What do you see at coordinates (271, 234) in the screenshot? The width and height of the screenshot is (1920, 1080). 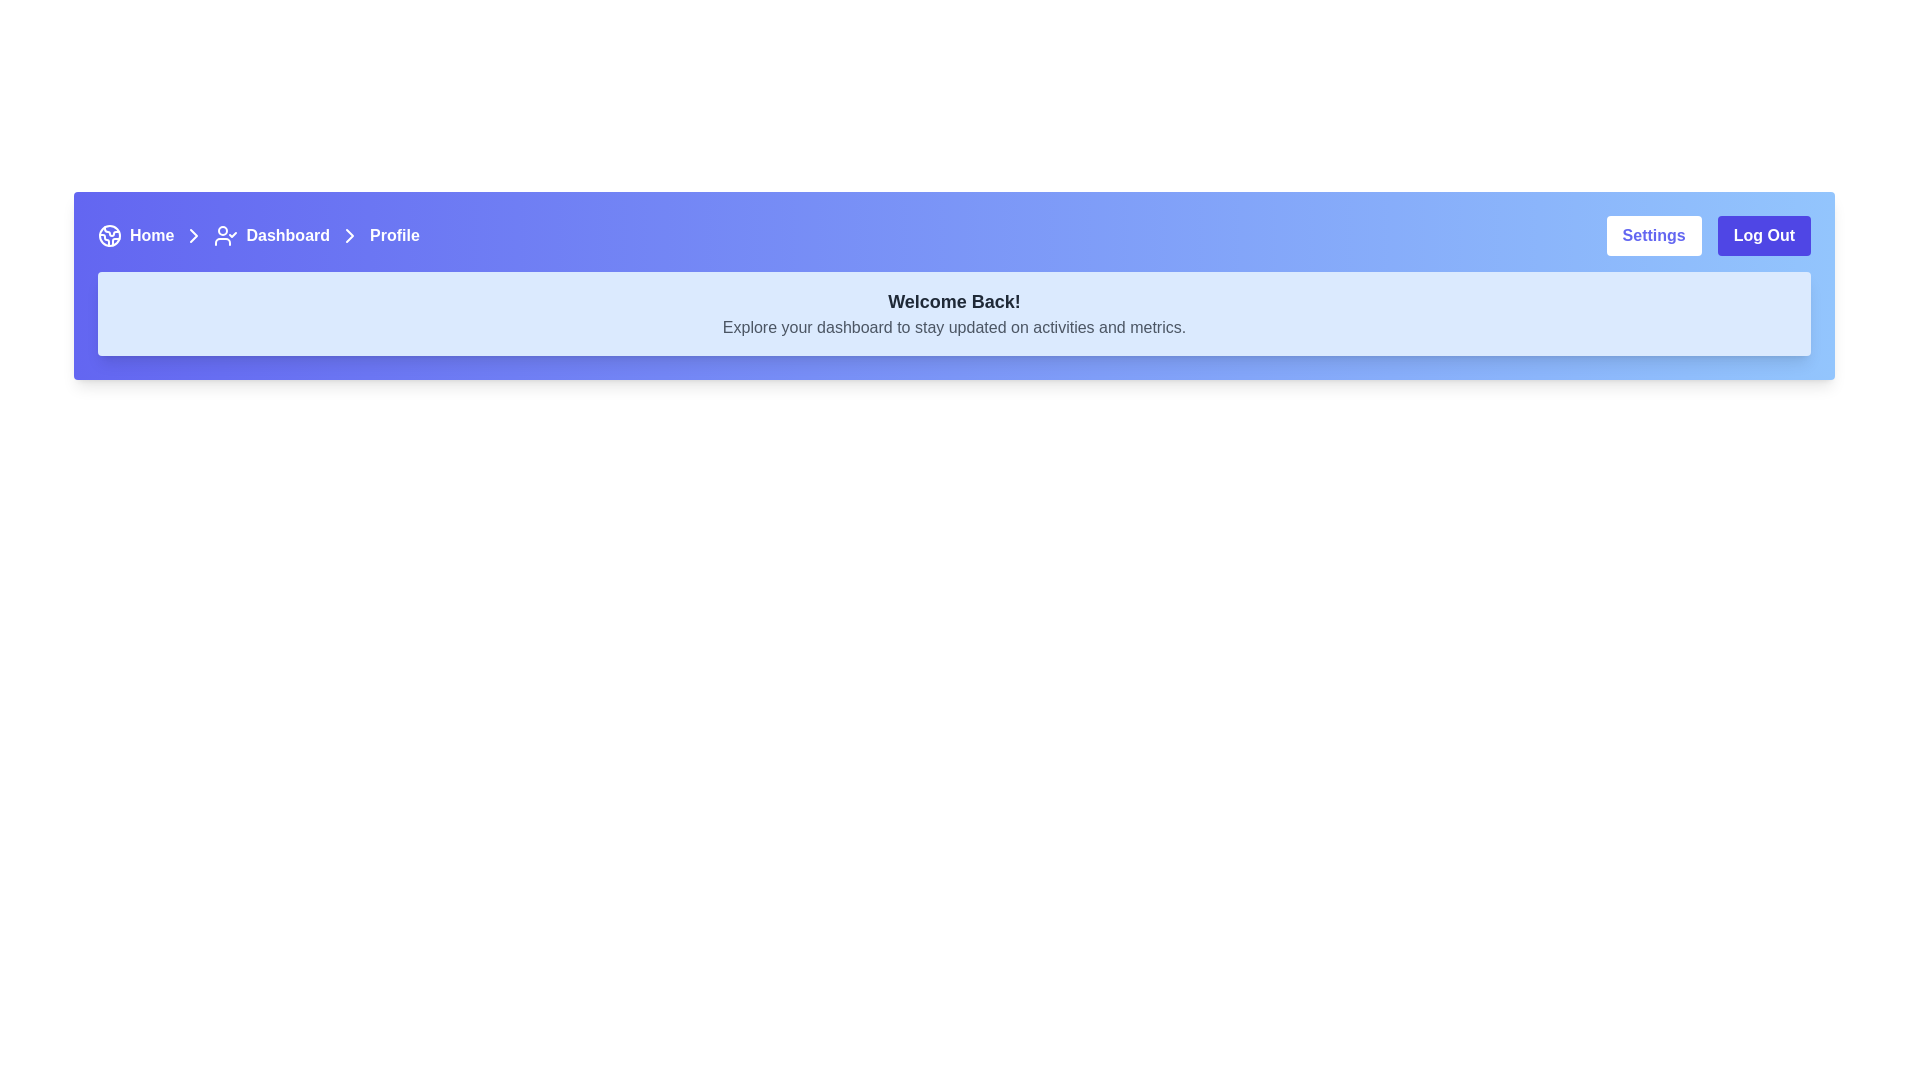 I see `the 'Dashboard' link in the breadcrumb navigation` at bounding box center [271, 234].